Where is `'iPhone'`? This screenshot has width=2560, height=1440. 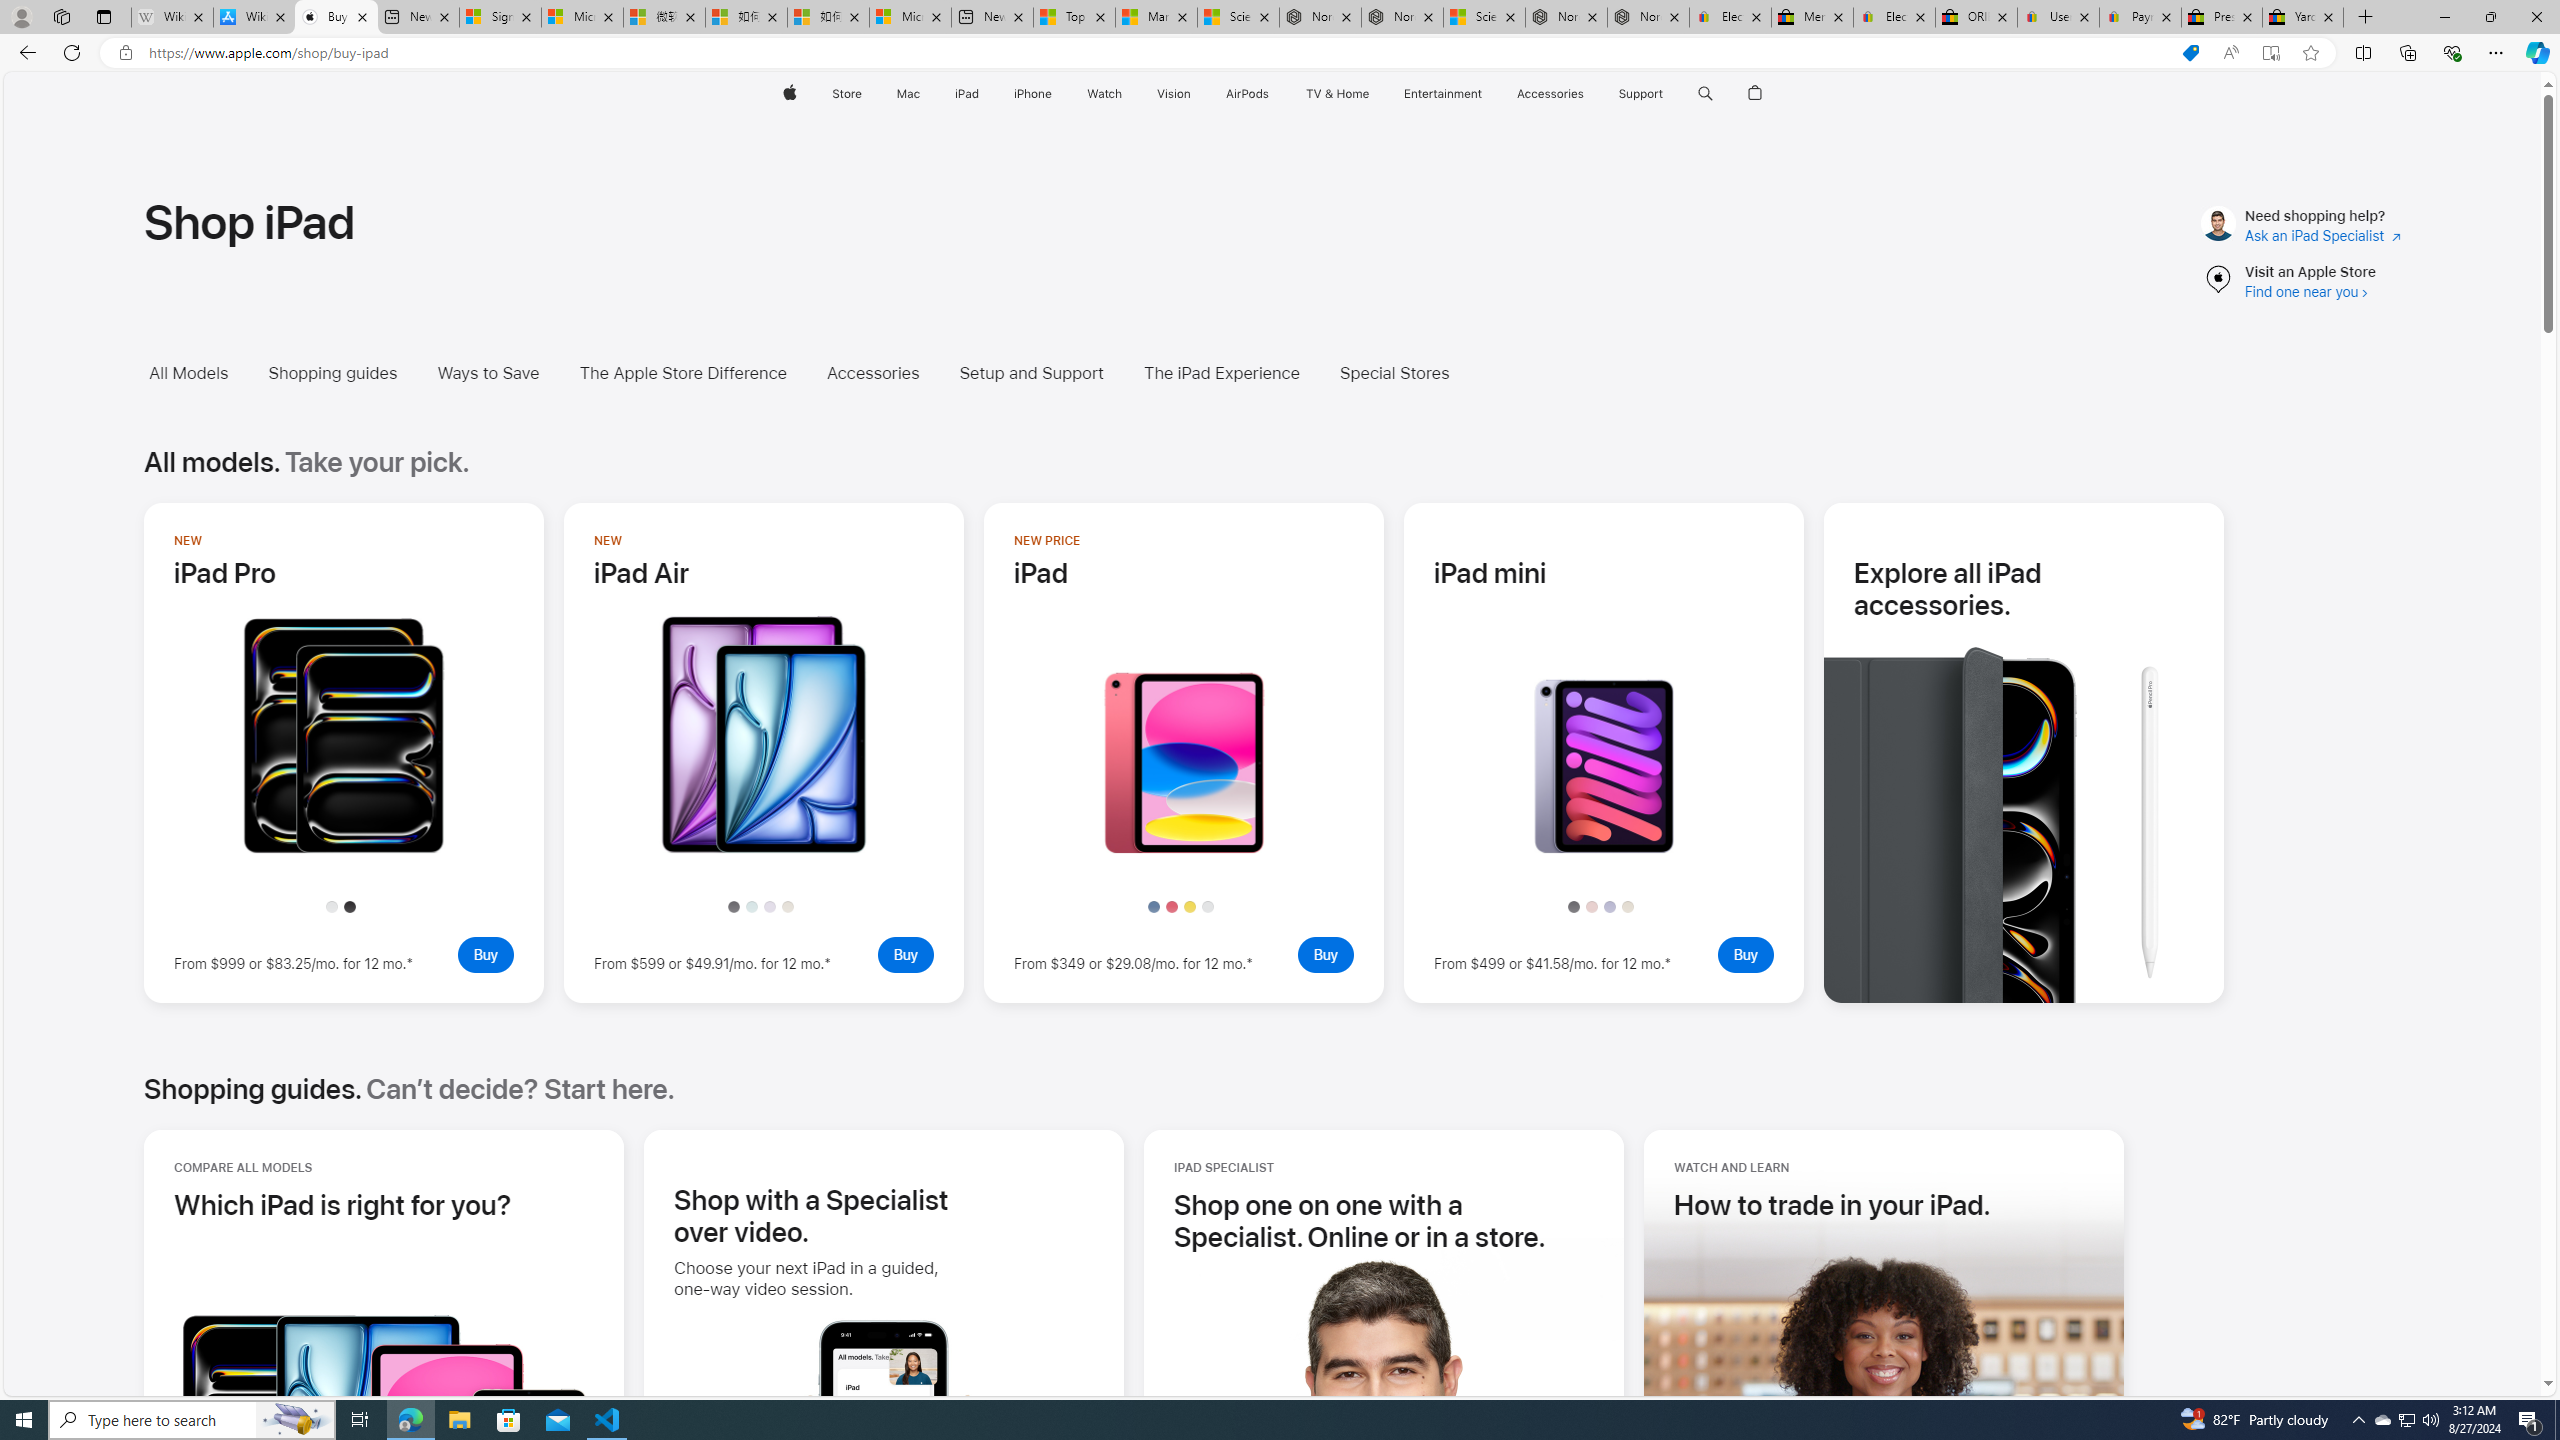
'iPhone' is located at coordinates (1031, 93).